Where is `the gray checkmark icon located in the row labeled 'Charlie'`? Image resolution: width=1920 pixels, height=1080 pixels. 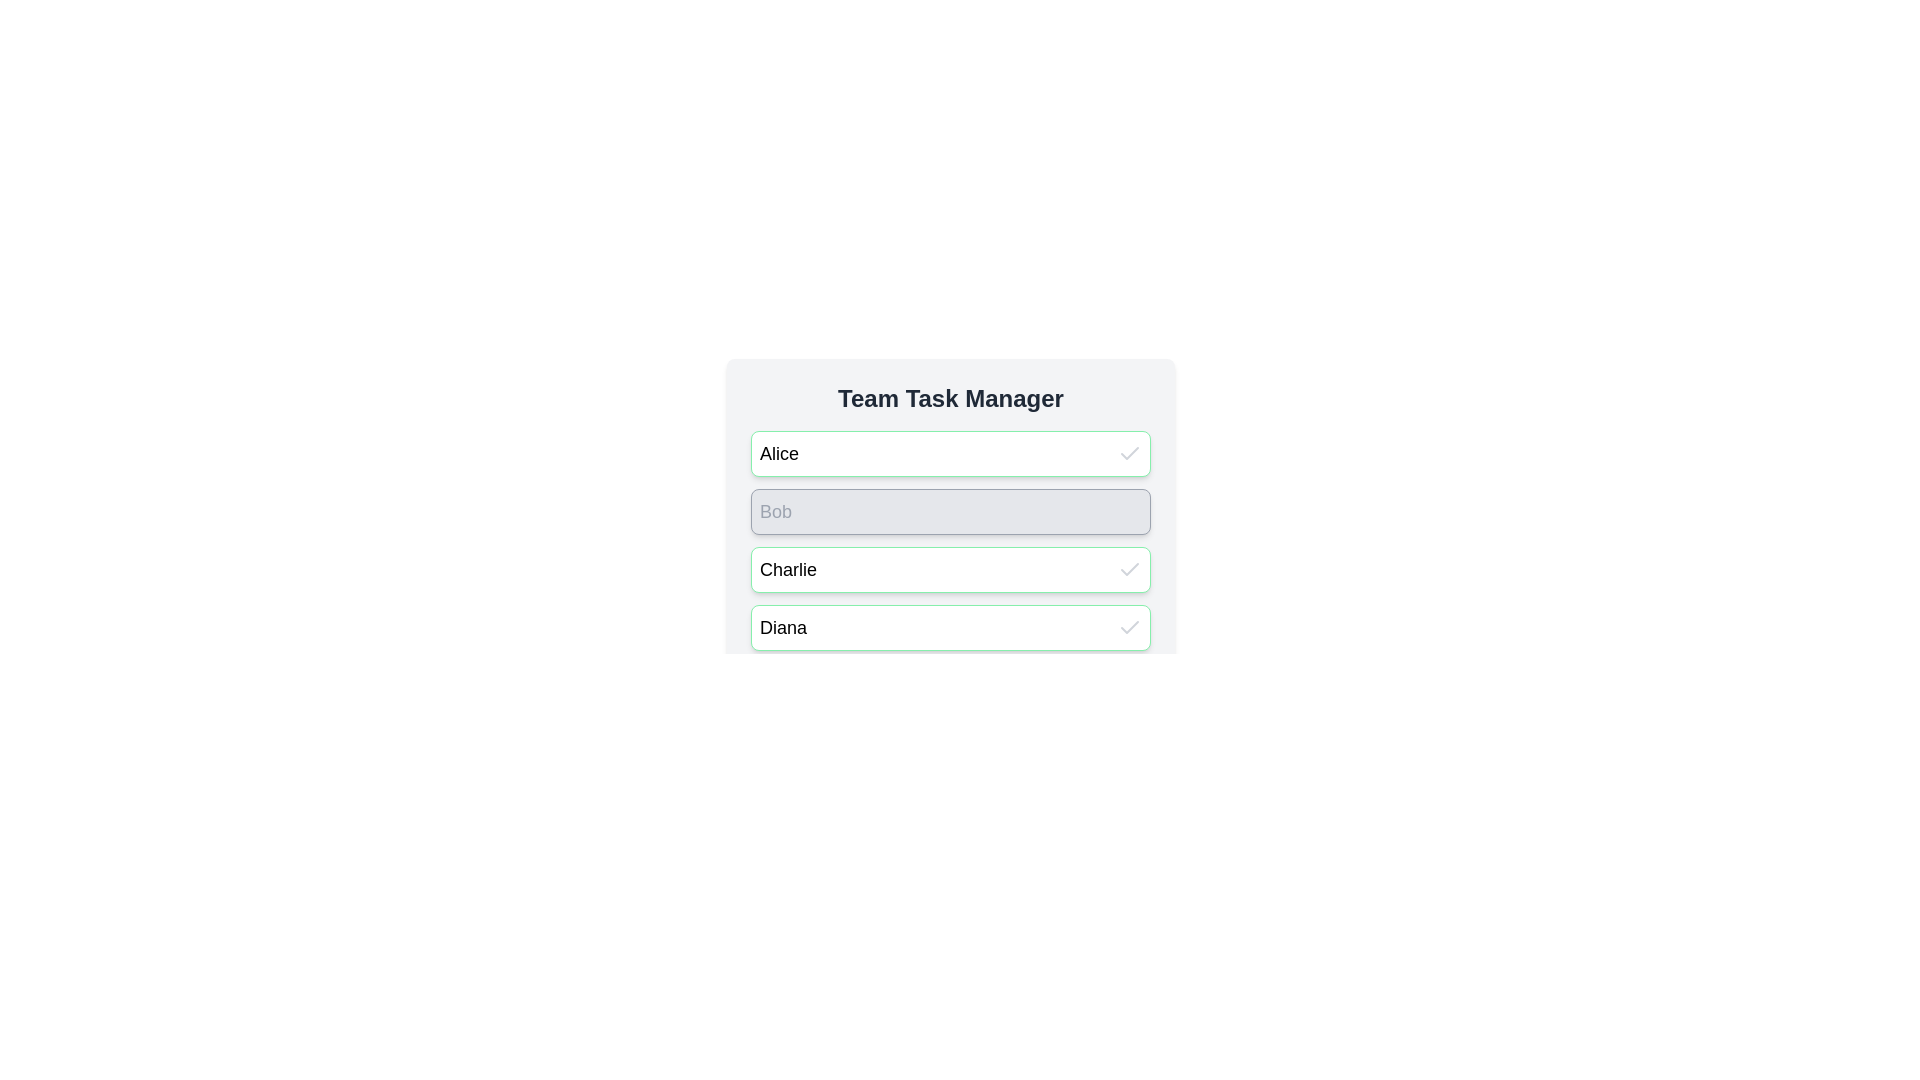
the gray checkmark icon located in the row labeled 'Charlie' is located at coordinates (1129, 570).